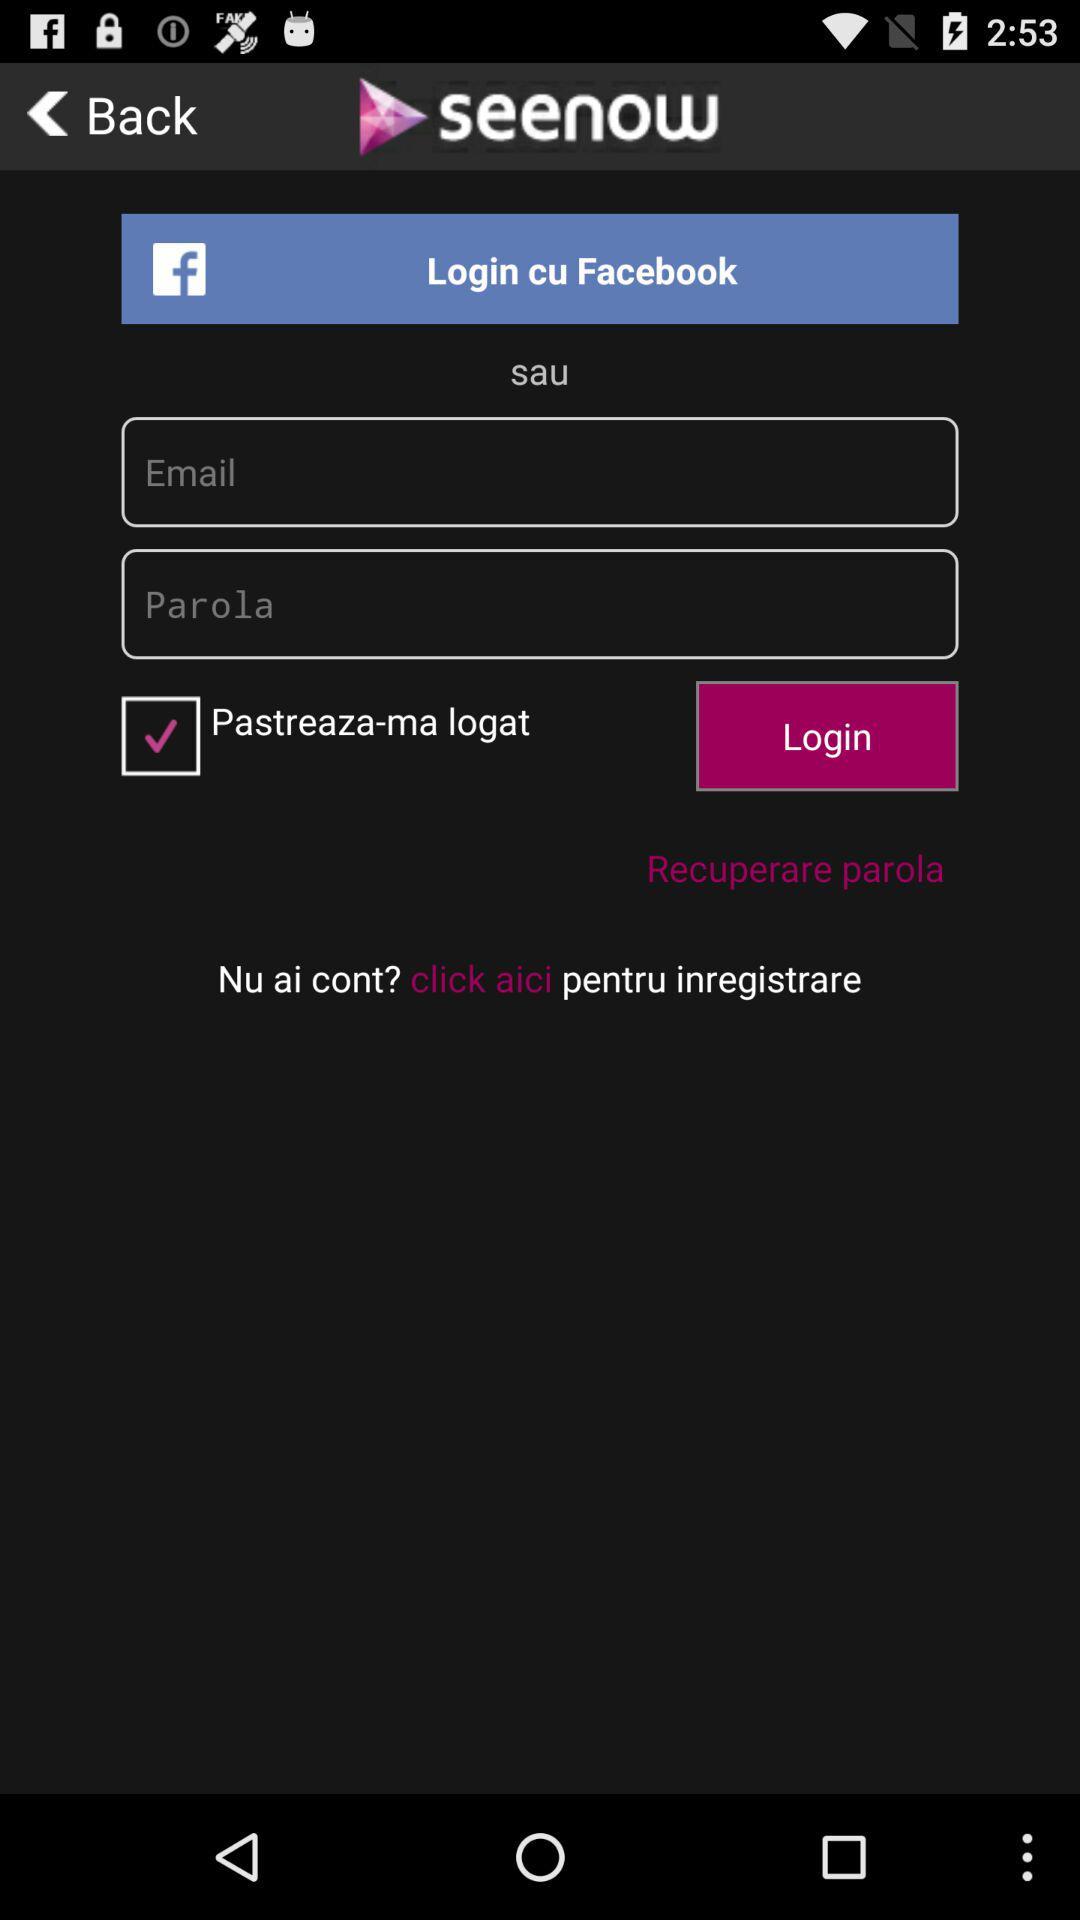  What do you see at coordinates (540, 470) in the screenshot?
I see `the text field email on the web page` at bounding box center [540, 470].